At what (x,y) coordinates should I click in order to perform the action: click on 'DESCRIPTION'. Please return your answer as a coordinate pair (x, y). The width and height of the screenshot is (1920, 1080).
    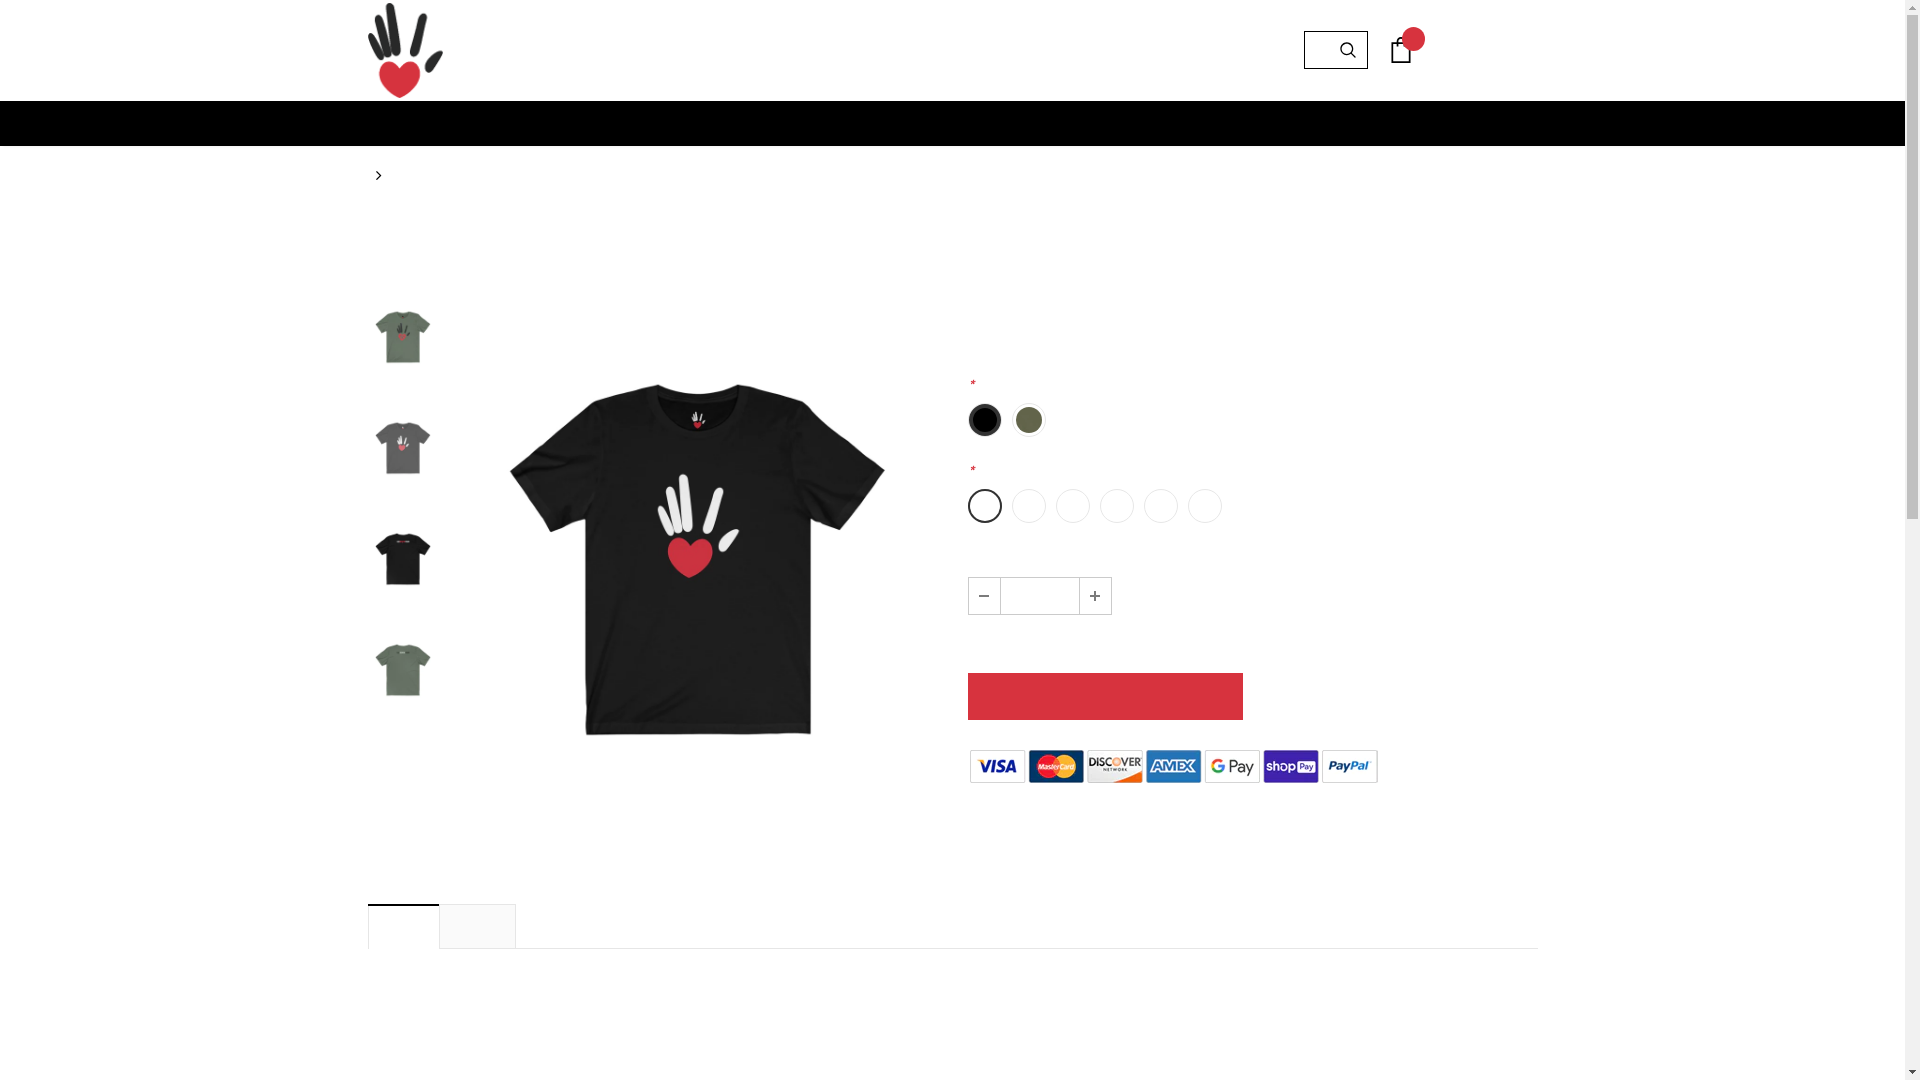
    Looking at the image, I should click on (403, 925).